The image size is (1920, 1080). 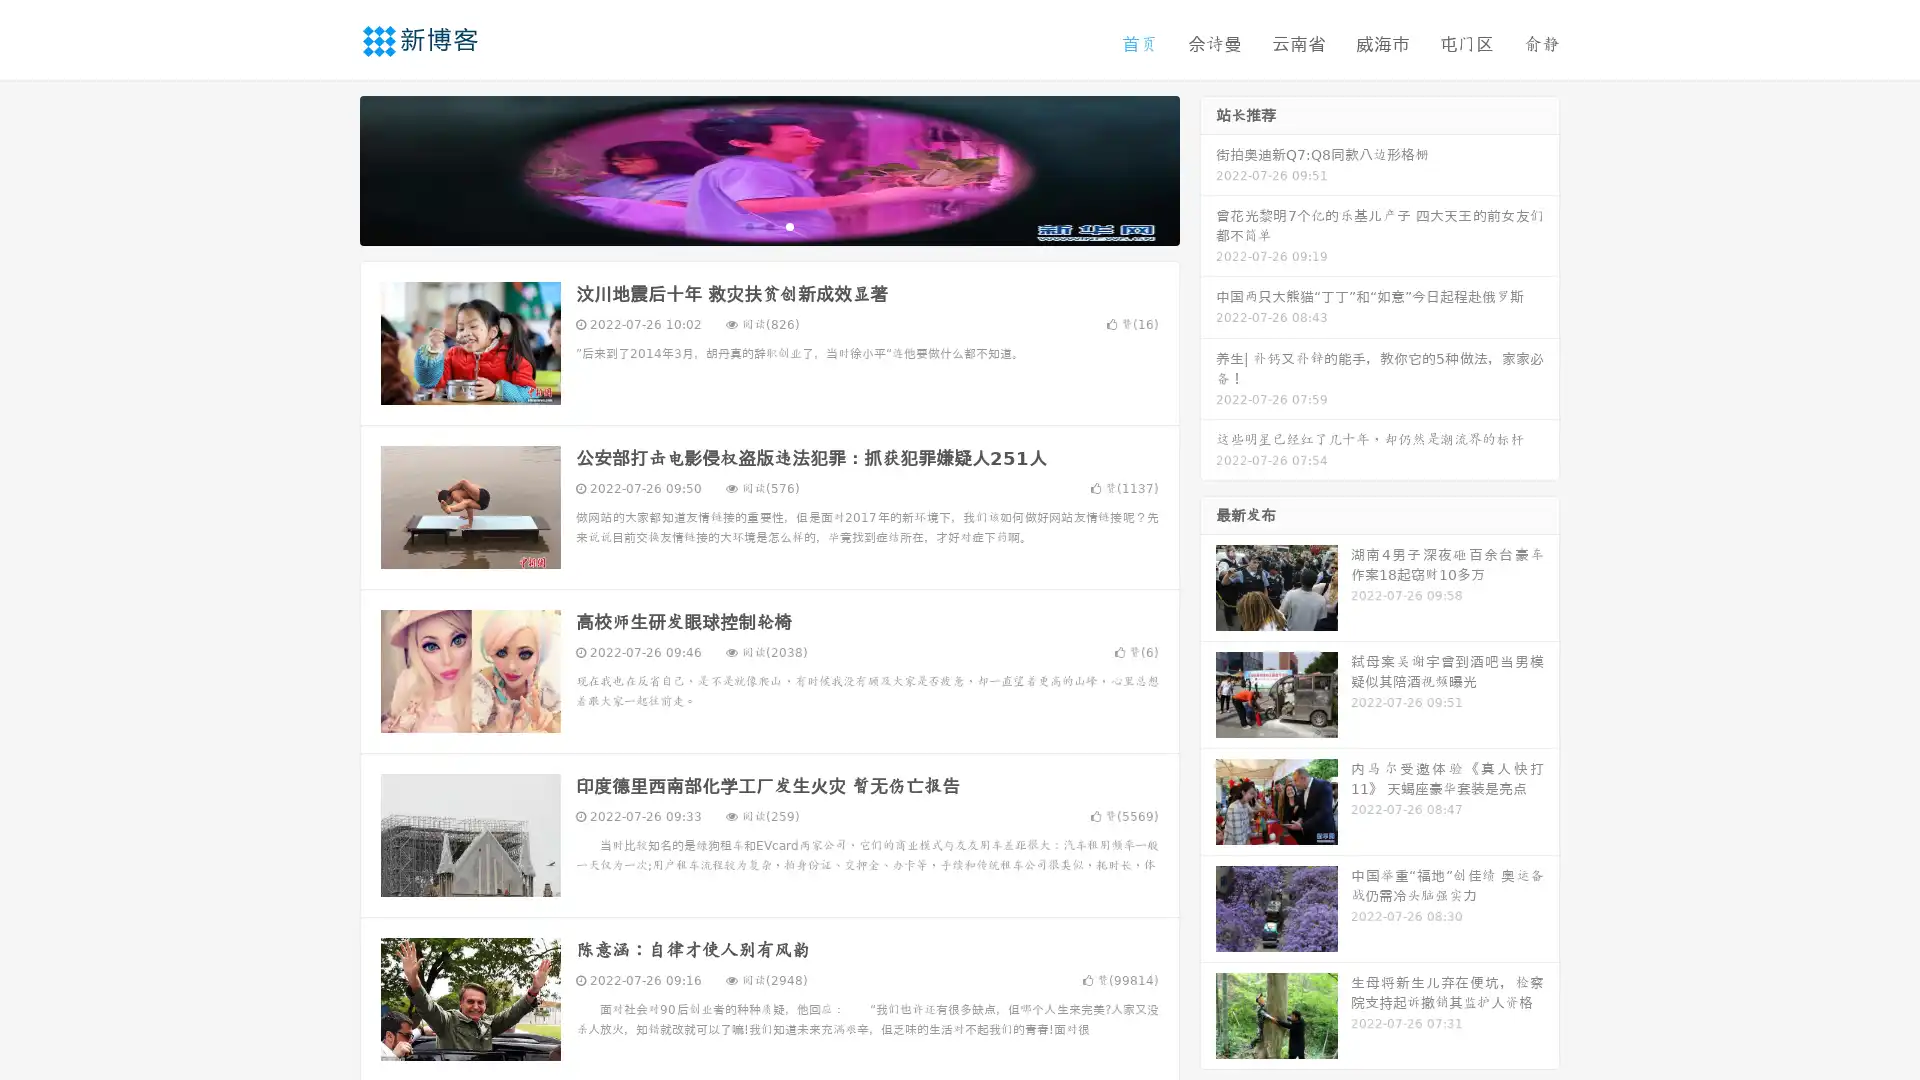 What do you see at coordinates (748, 225) in the screenshot?
I see `Go to slide 1` at bounding box center [748, 225].